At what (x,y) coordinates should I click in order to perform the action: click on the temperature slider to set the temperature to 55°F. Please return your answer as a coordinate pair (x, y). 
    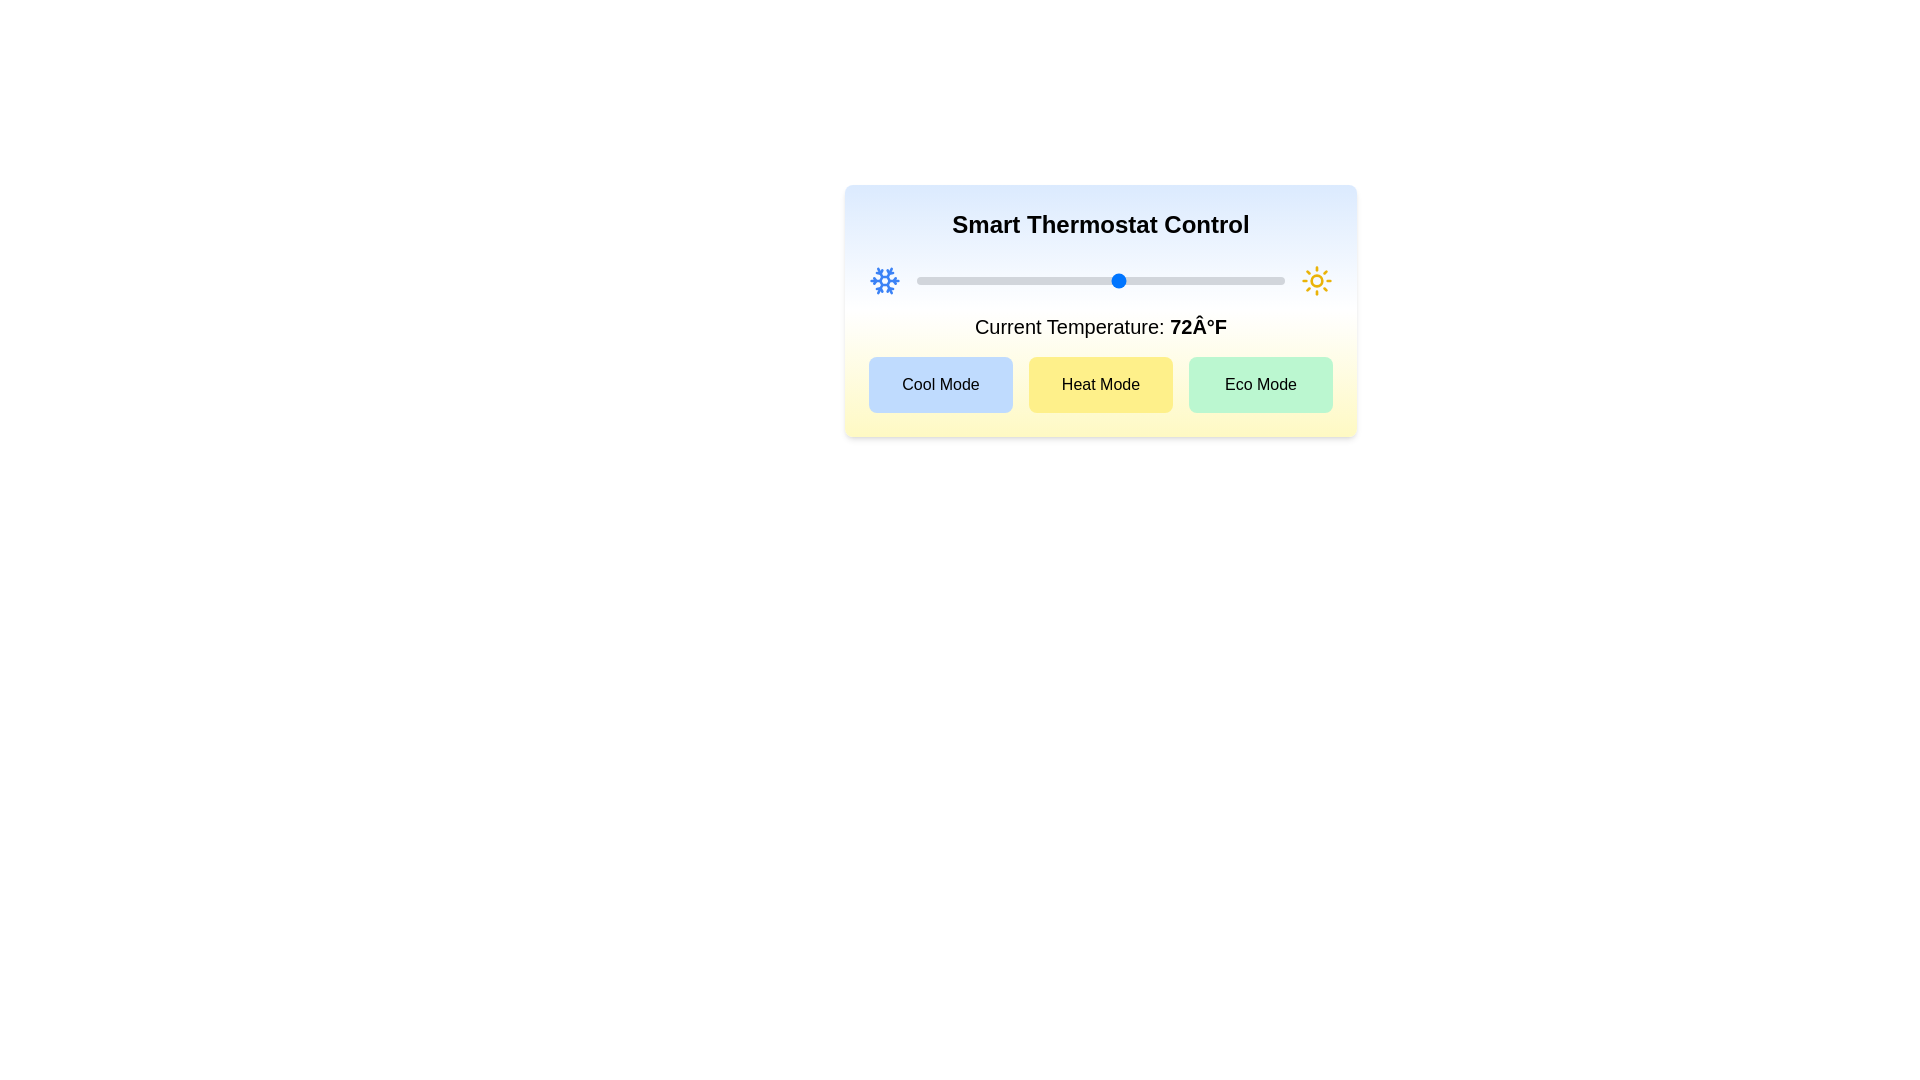
    Looking at the image, I should click on (963, 281).